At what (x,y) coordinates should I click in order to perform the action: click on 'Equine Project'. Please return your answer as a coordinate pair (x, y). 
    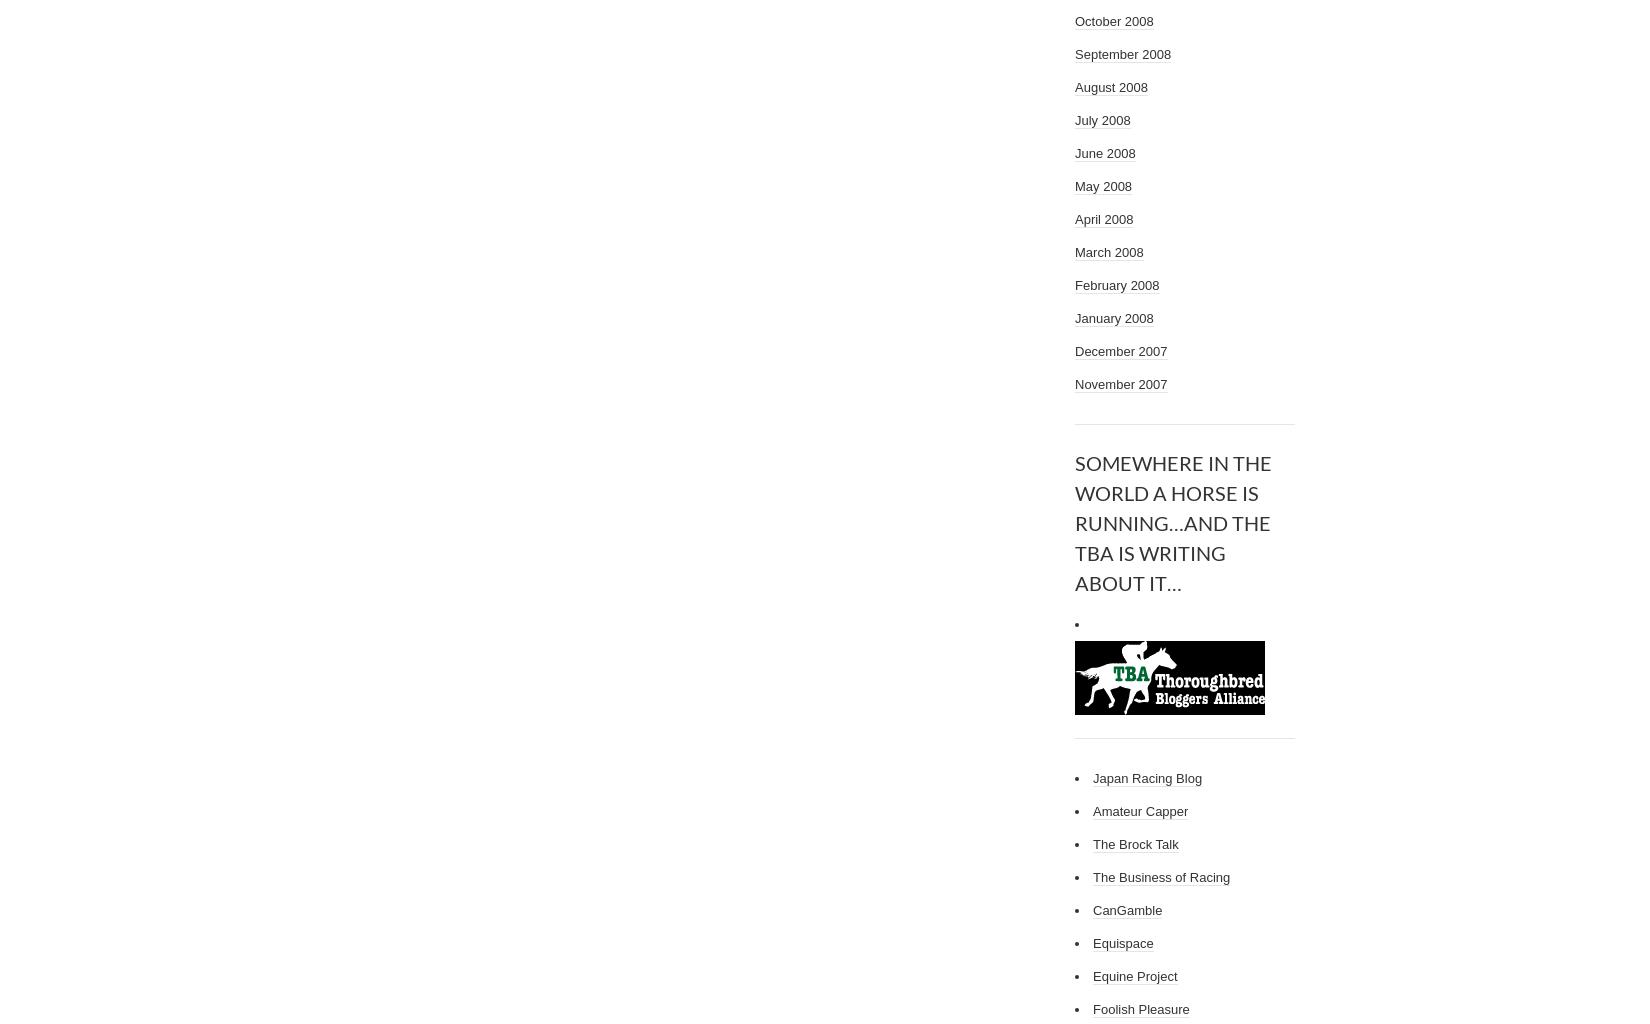
    Looking at the image, I should click on (1135, 976).